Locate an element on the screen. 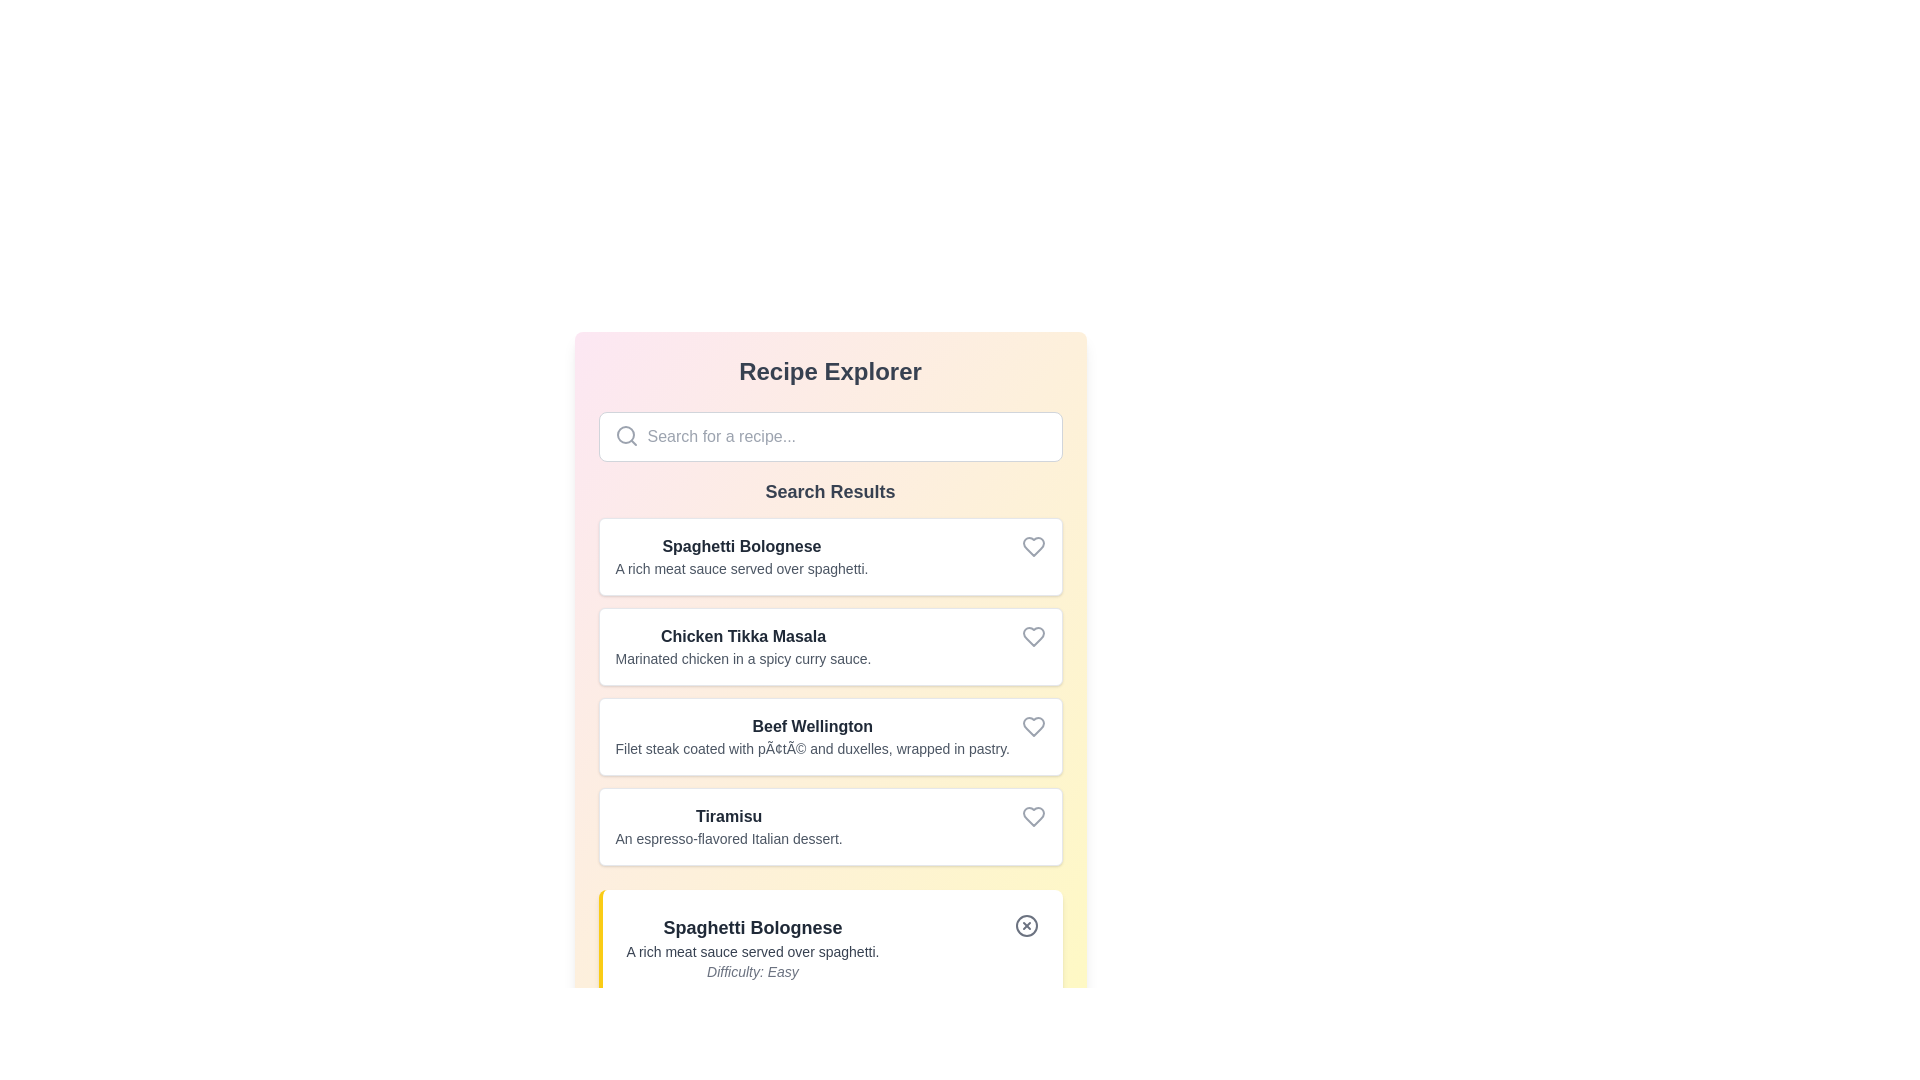  static text that describes 'A rich meat sauce served over spaghetti.', which is located beneath the title 'Spaghetti Bolognese' and above the difficulty indicator 'Difficulty: Easy.' is located at coordinates (752, 951).